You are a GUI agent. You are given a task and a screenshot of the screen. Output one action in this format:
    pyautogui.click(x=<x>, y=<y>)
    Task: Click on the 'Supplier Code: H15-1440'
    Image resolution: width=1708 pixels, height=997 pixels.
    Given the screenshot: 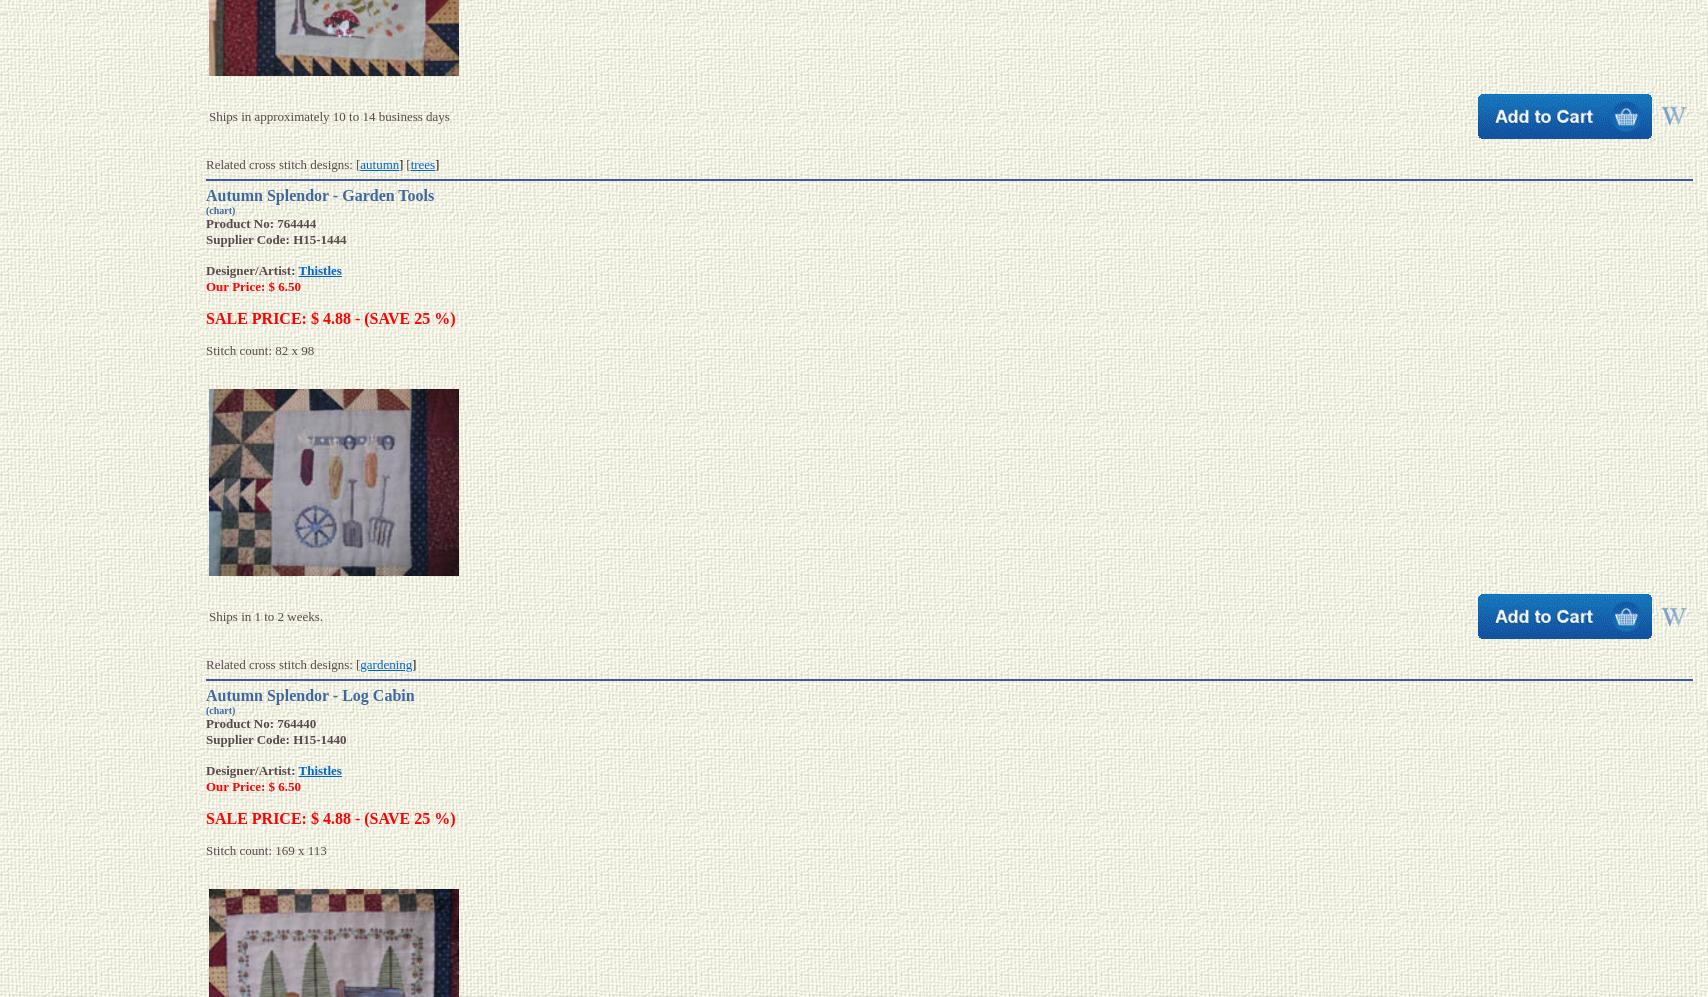 What is the action you would take?
    pyautogui.click(x=276, y=739)
    